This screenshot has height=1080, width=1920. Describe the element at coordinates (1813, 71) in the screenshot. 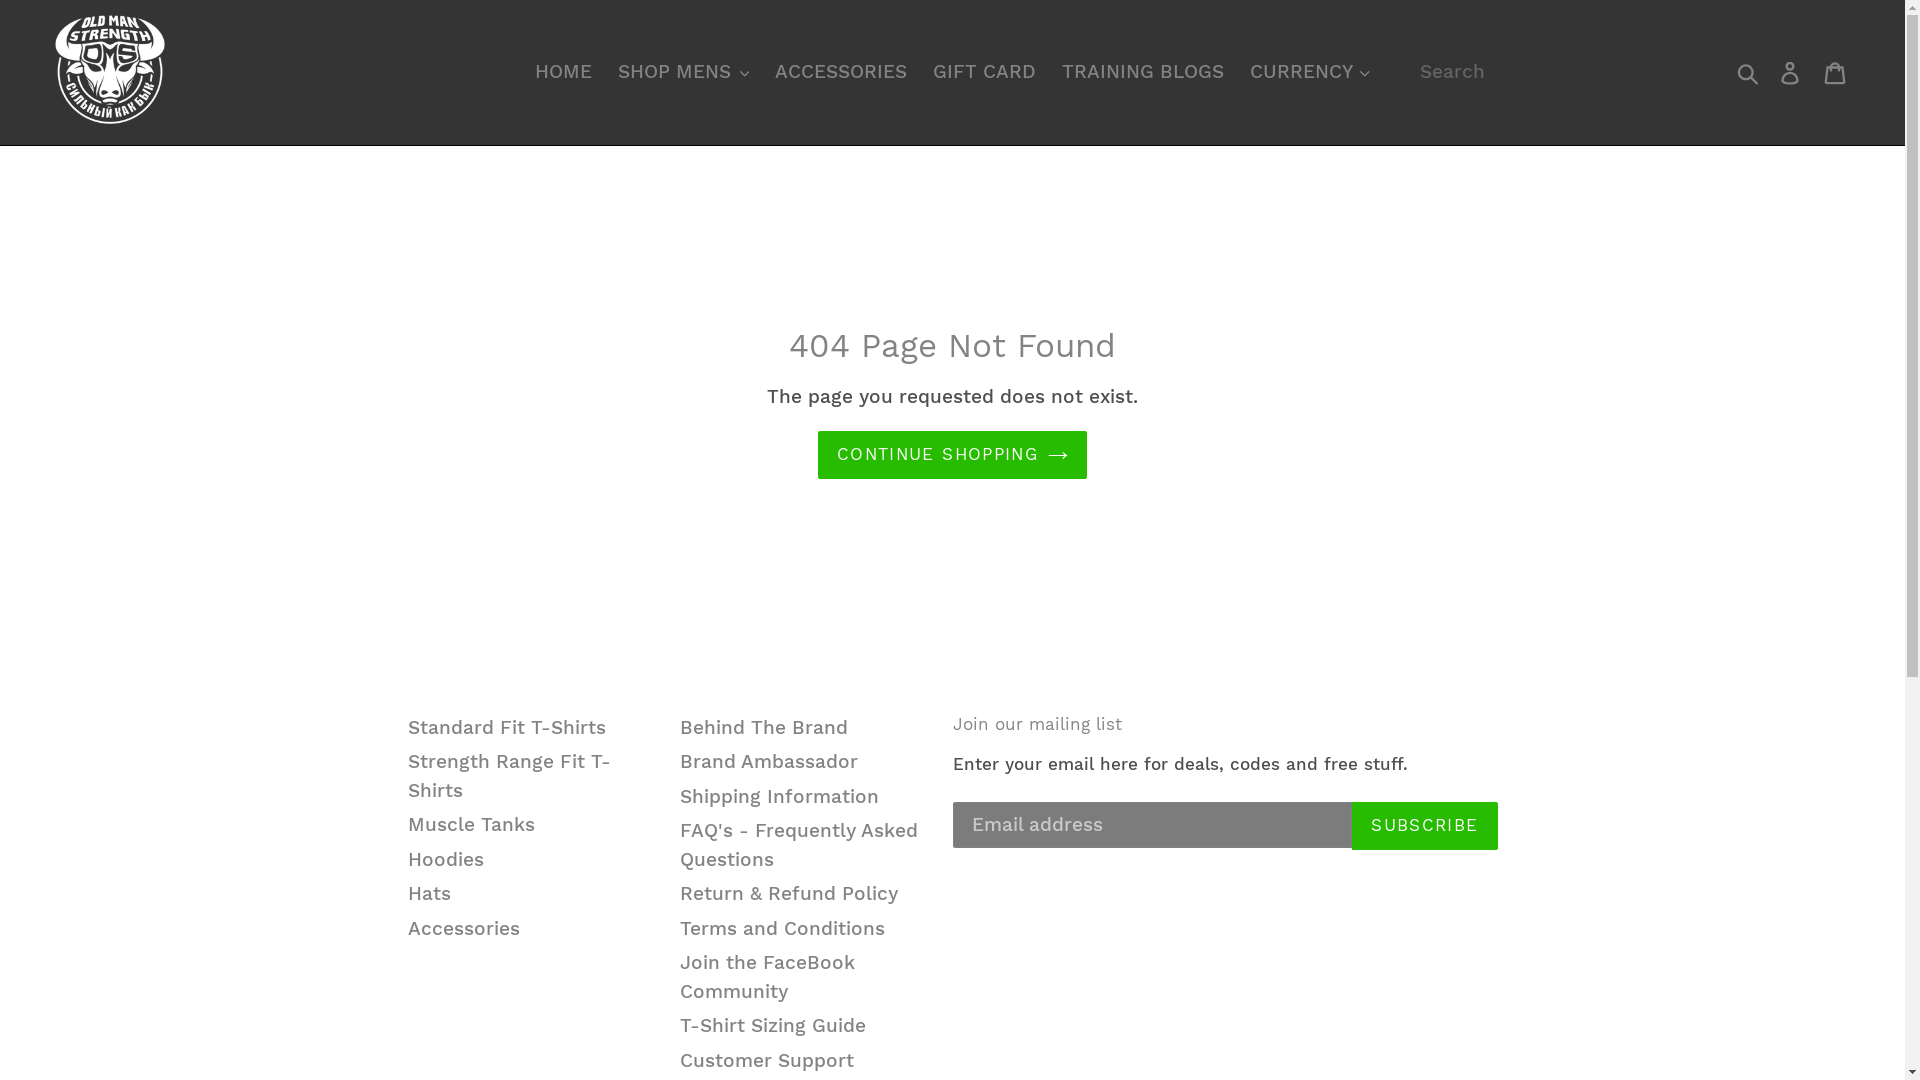

I see `'Cart'` at that location.